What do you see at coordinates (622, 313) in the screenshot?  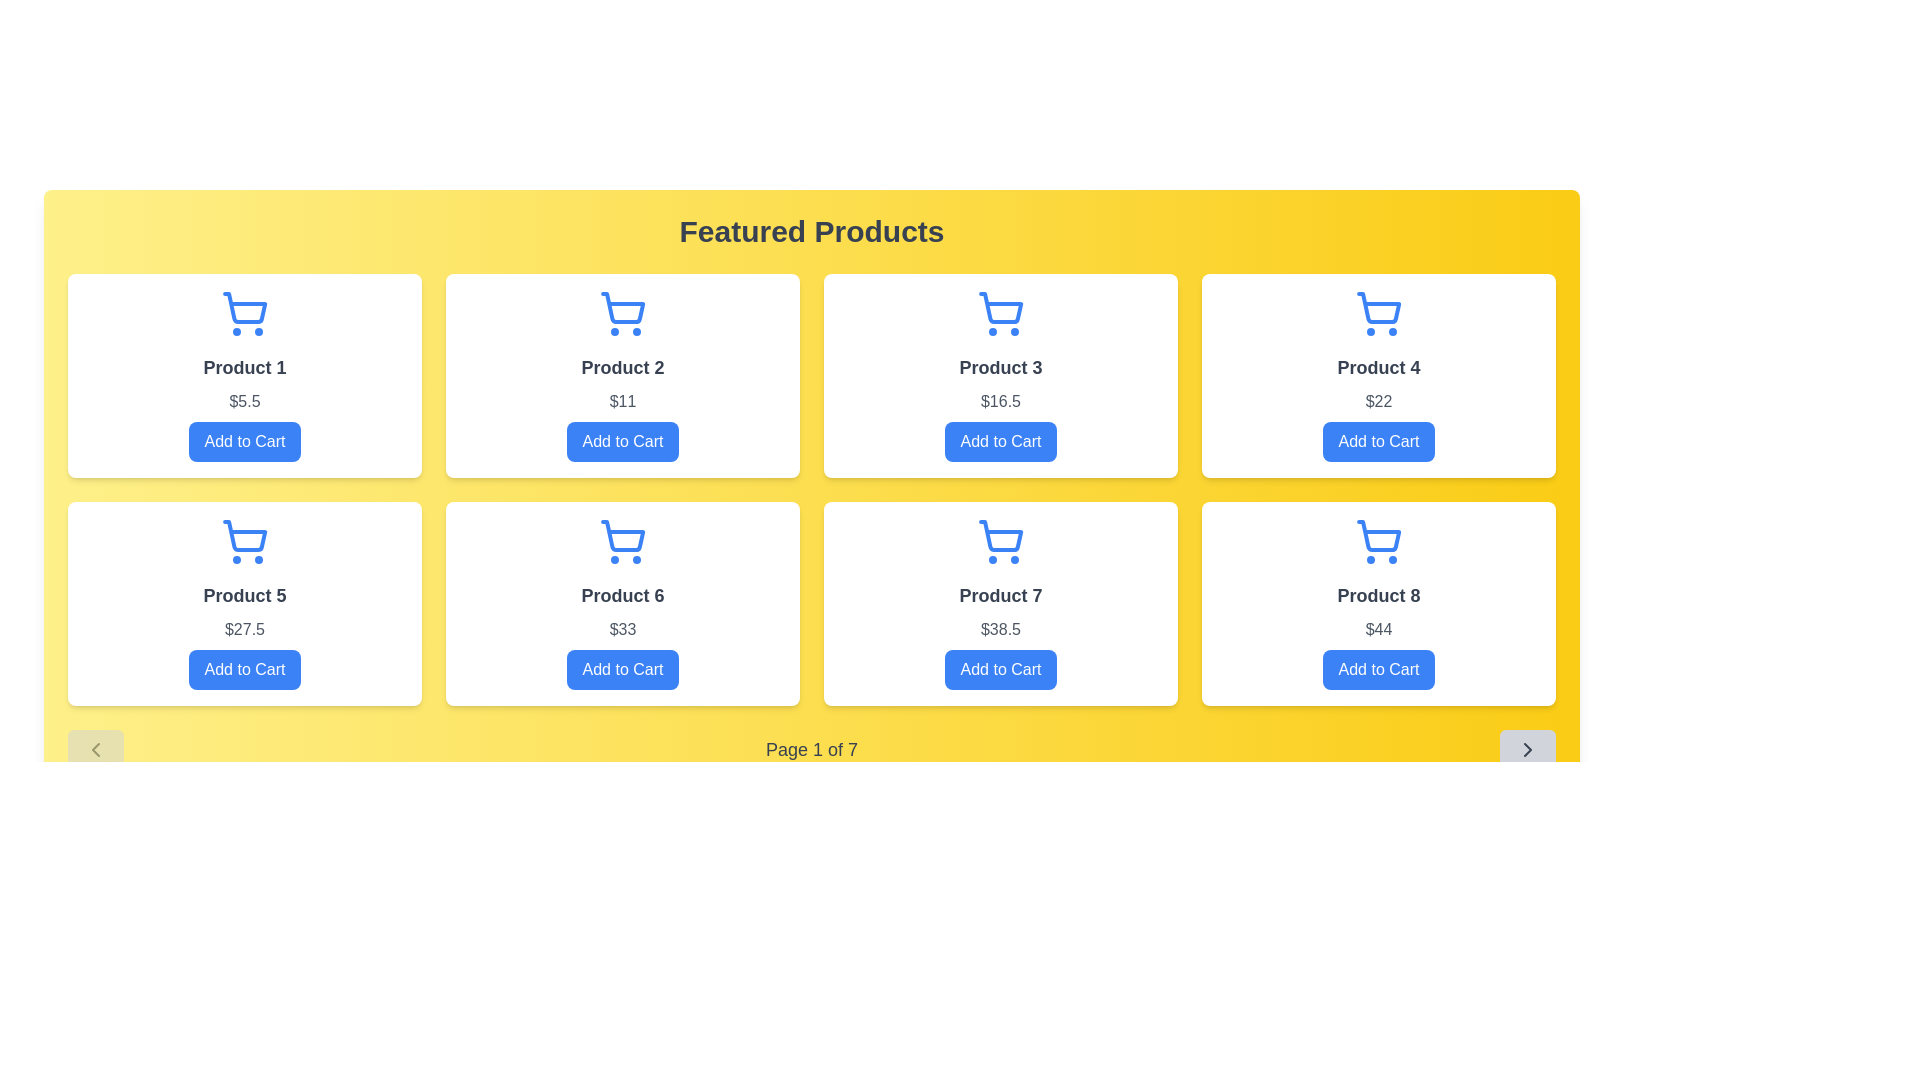 I see `the shopping cart icon located at the top-center of the second card in the first row of the product grid` at bounding box center [622, 313].